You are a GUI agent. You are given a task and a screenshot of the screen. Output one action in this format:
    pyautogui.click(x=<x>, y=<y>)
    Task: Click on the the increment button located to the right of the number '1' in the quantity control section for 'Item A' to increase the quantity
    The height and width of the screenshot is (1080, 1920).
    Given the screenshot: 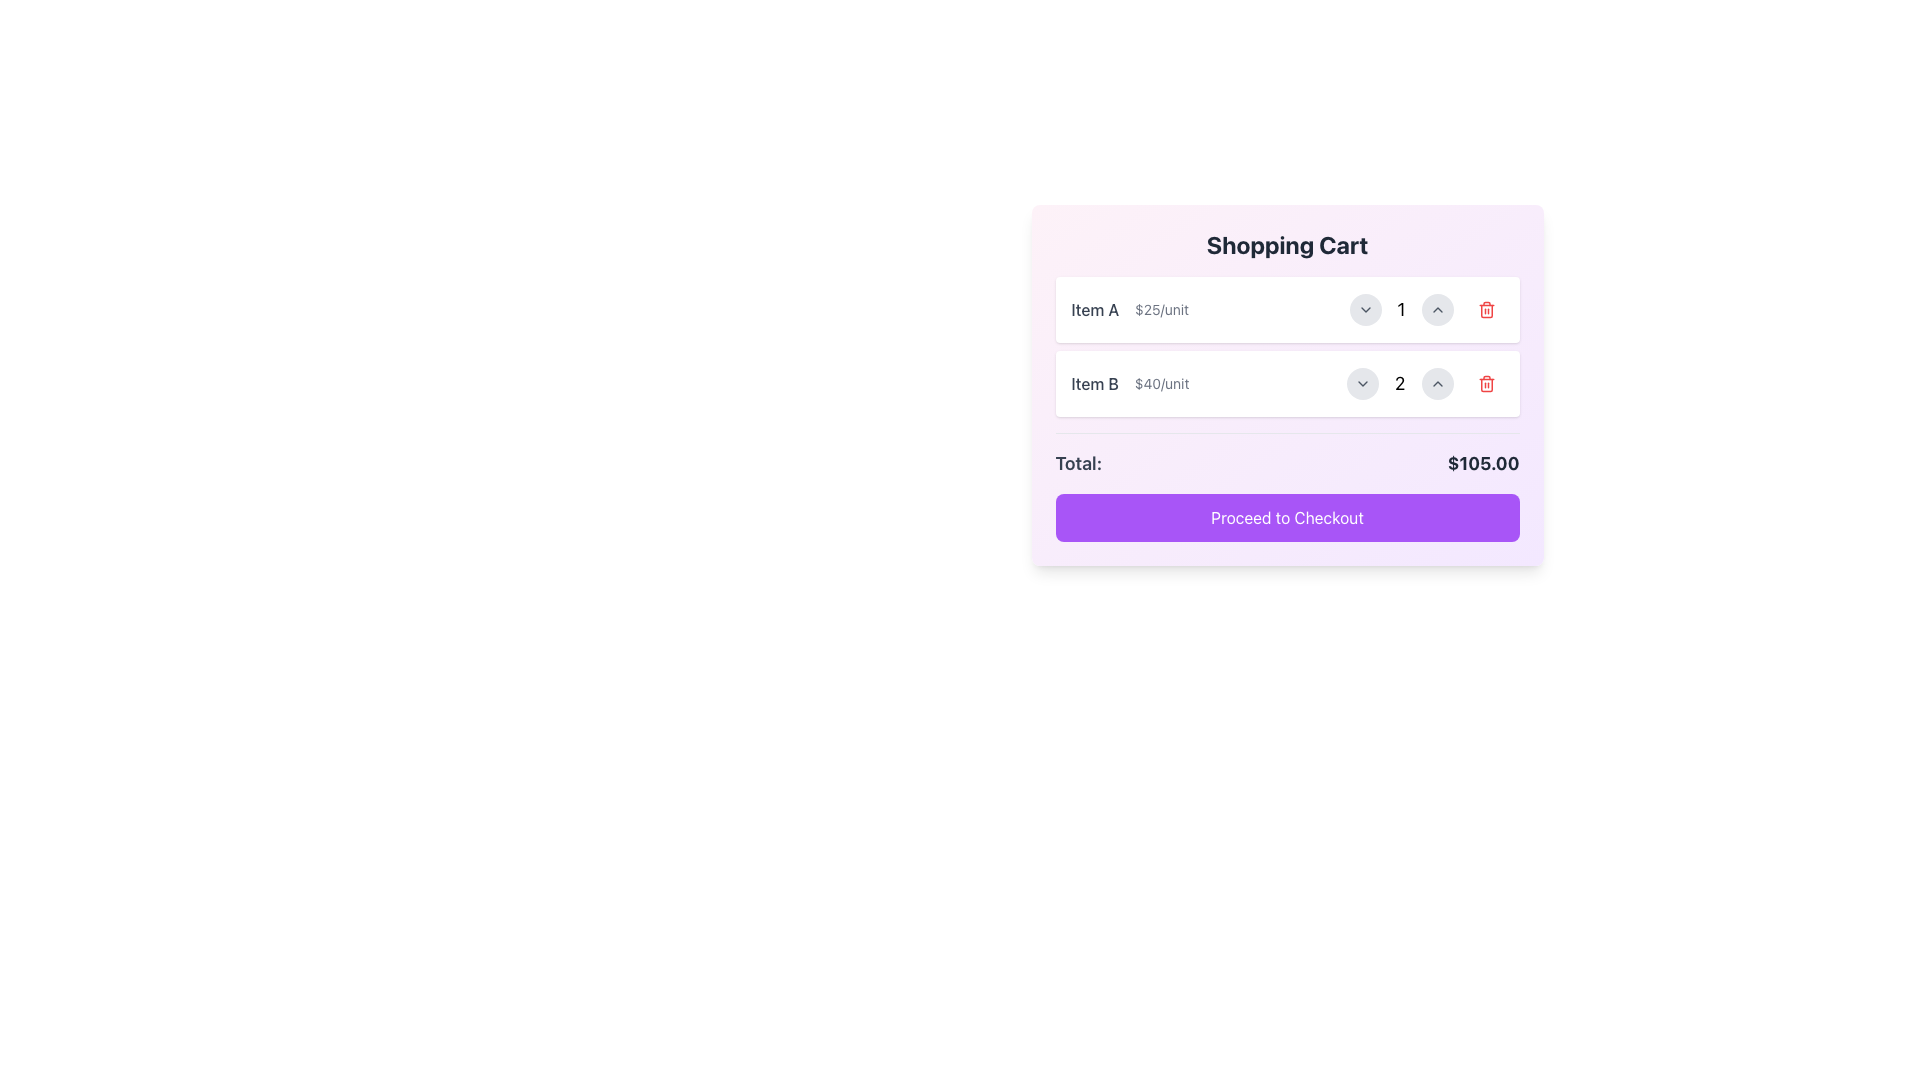 What is the action you would take?
    pyautogui.click(x=1425, y=309)
    